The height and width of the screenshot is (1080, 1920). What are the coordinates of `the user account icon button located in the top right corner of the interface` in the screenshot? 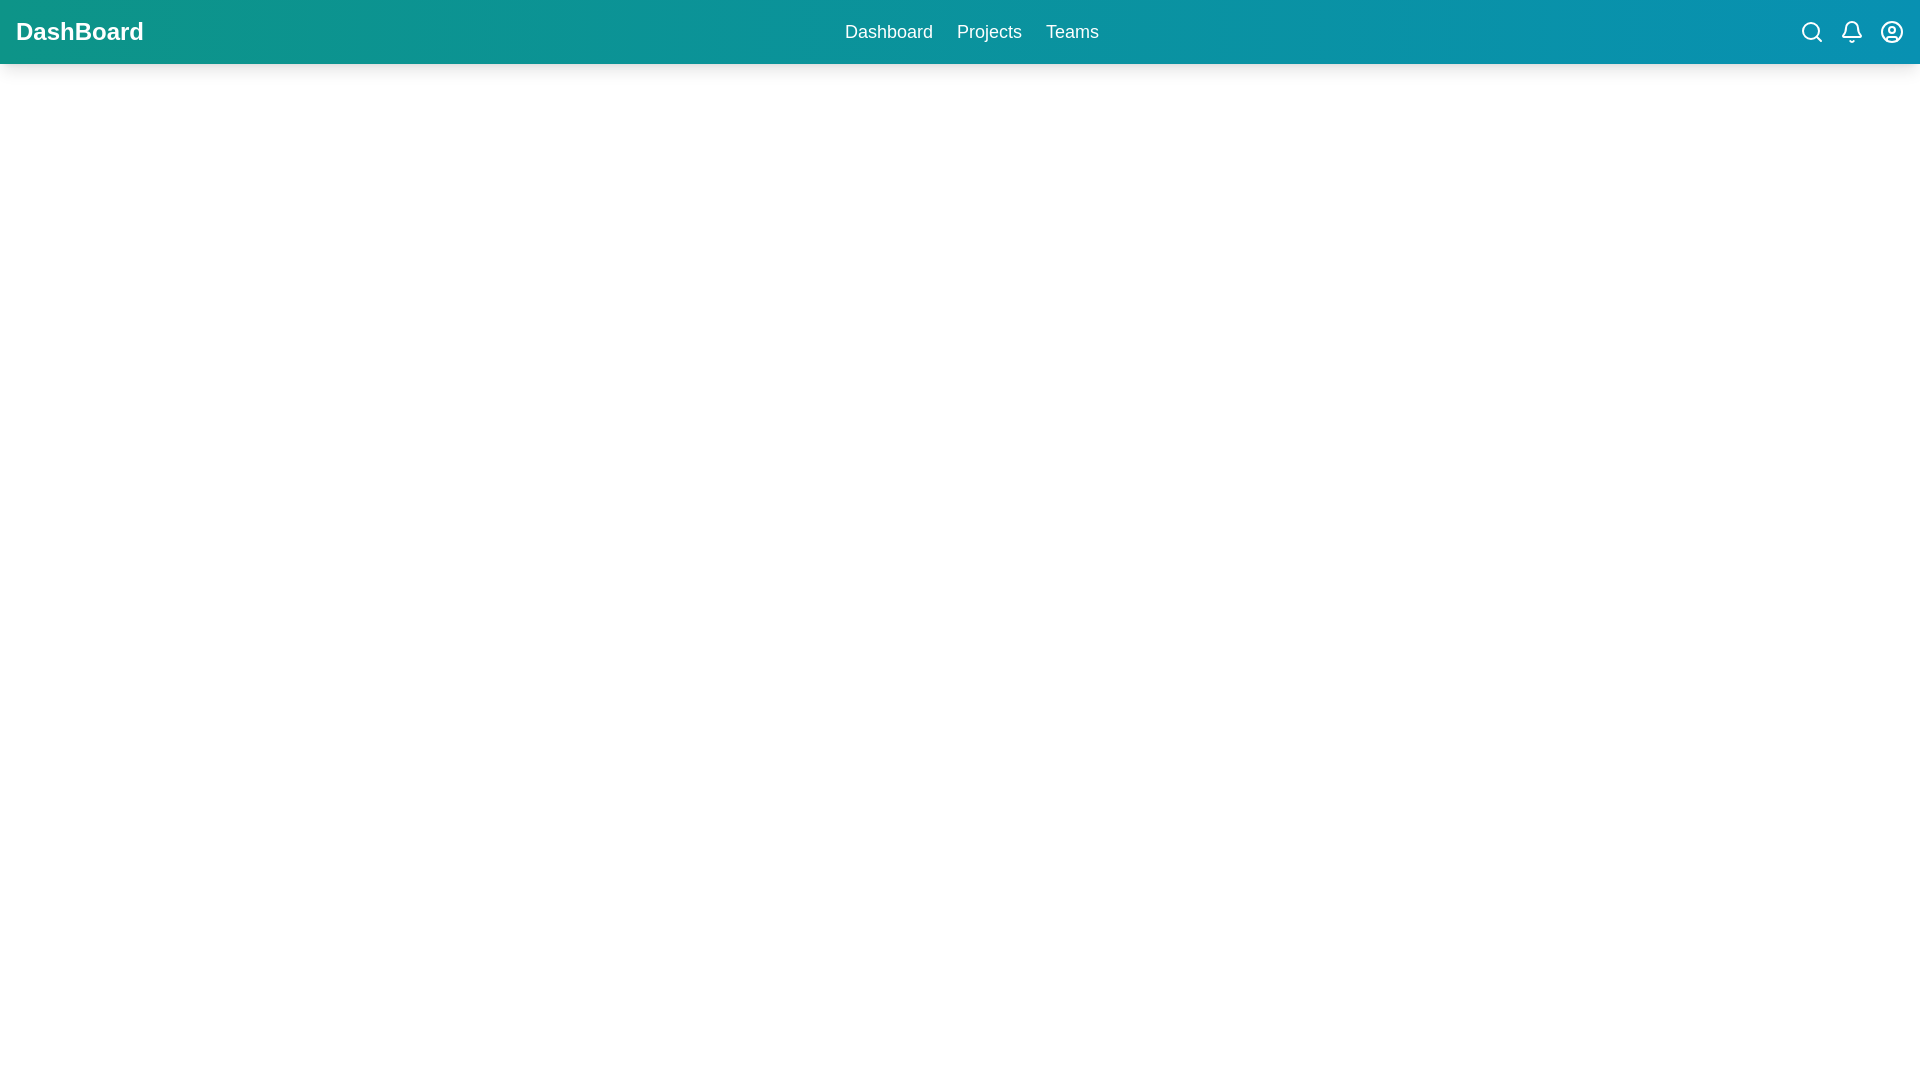 It's located at (1890, 31).